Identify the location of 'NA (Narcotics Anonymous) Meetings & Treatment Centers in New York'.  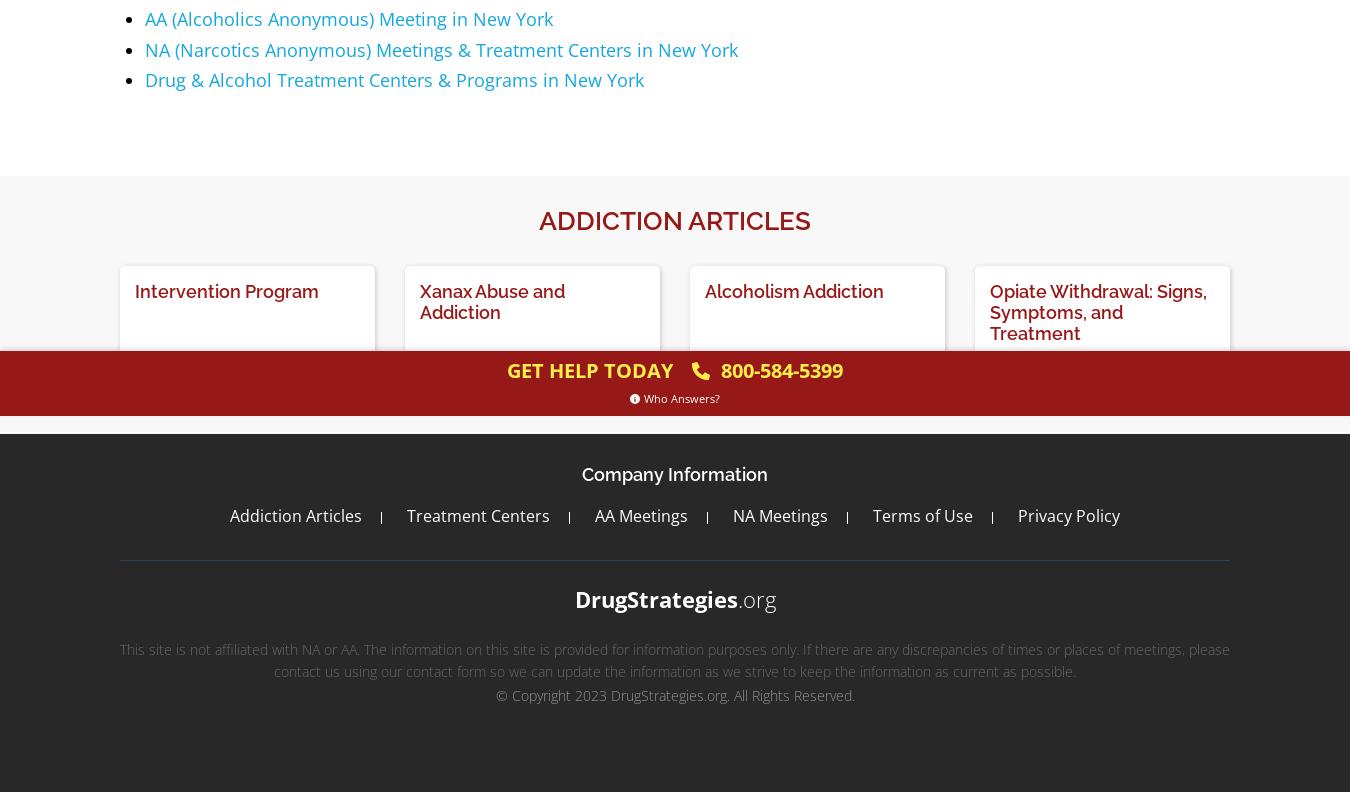
(441, 48).